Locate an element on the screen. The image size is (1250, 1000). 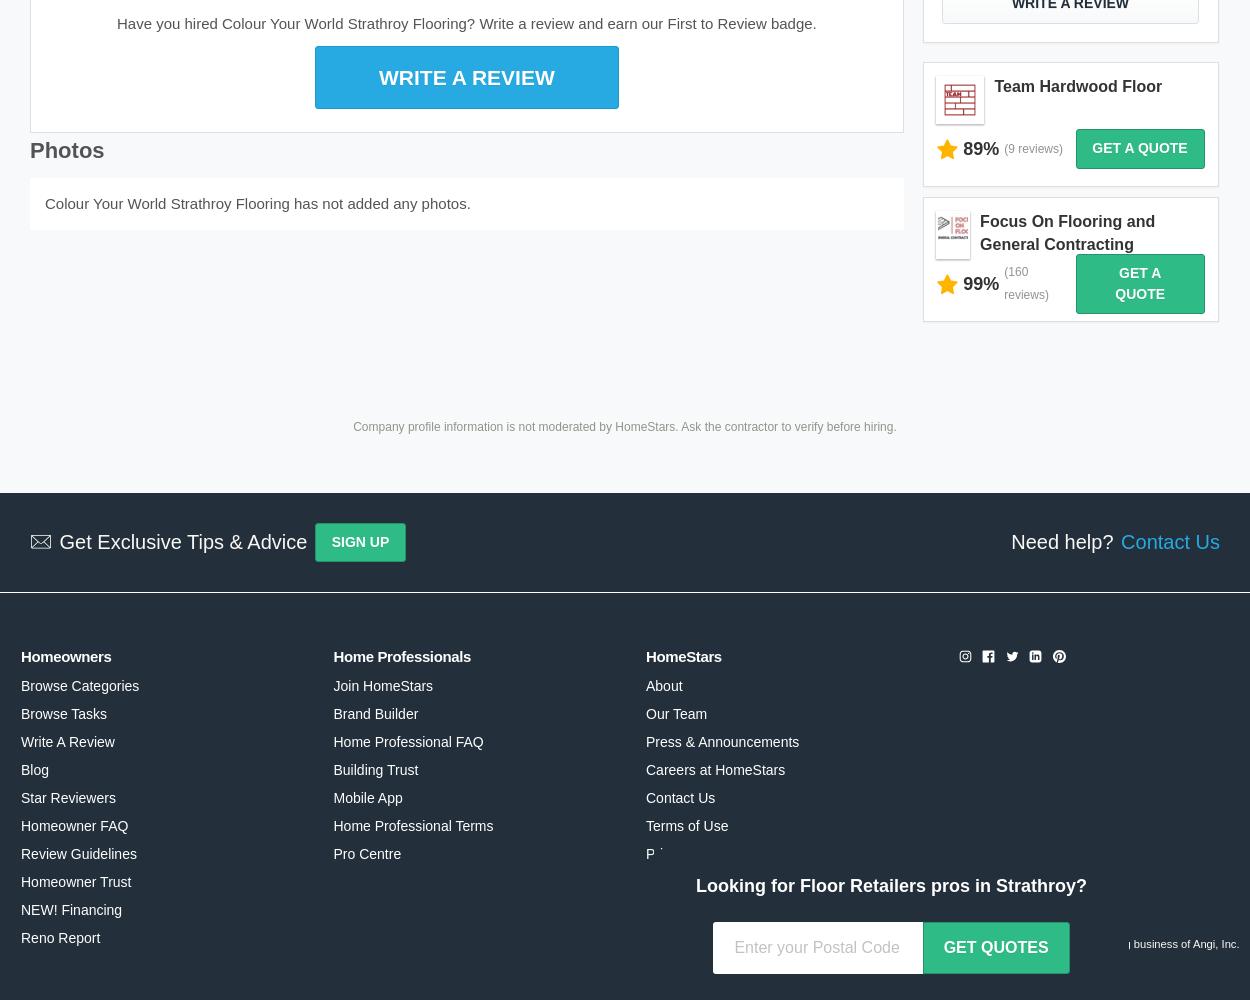
'160' is located at coordinates (1018, 272).